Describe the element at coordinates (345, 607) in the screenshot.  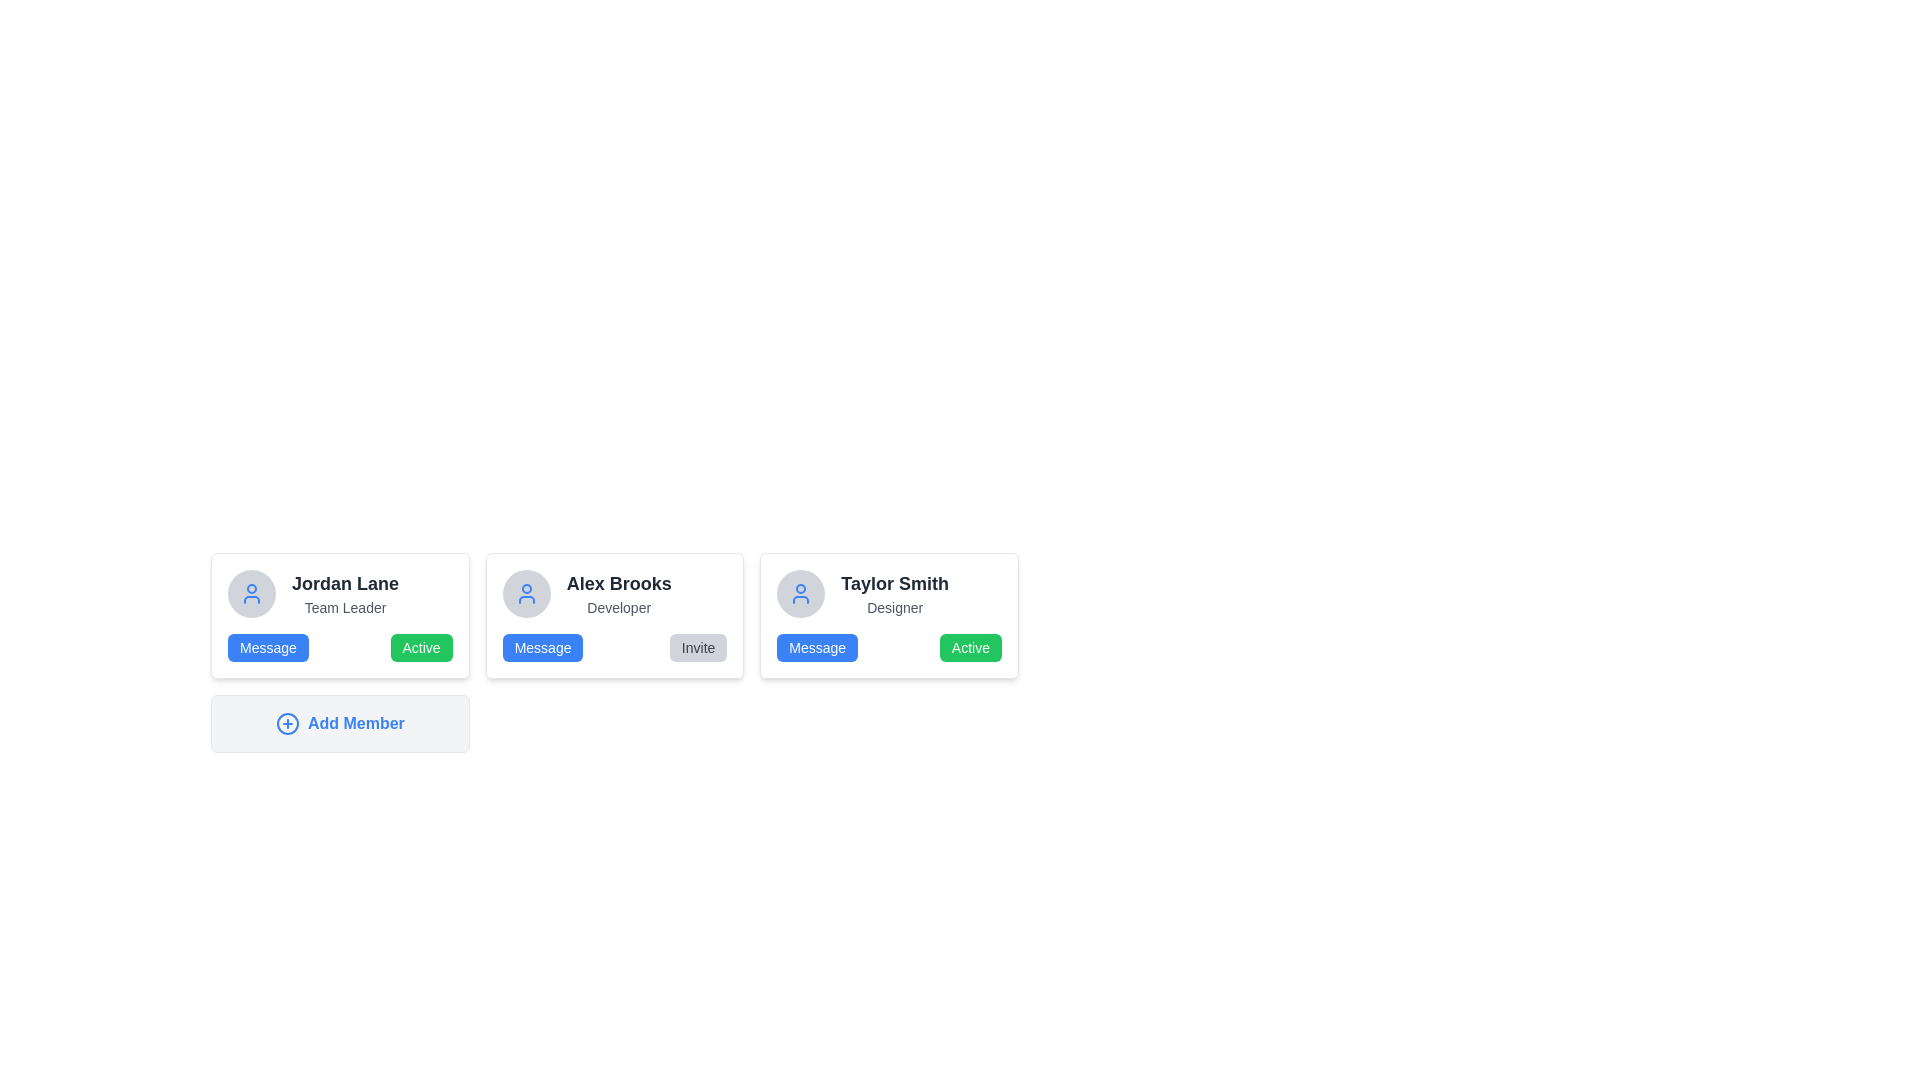
I see `the text label that provides additional role-based information about 'Jordan Lane', positioned directly below the name within the card-like structure` at that location.